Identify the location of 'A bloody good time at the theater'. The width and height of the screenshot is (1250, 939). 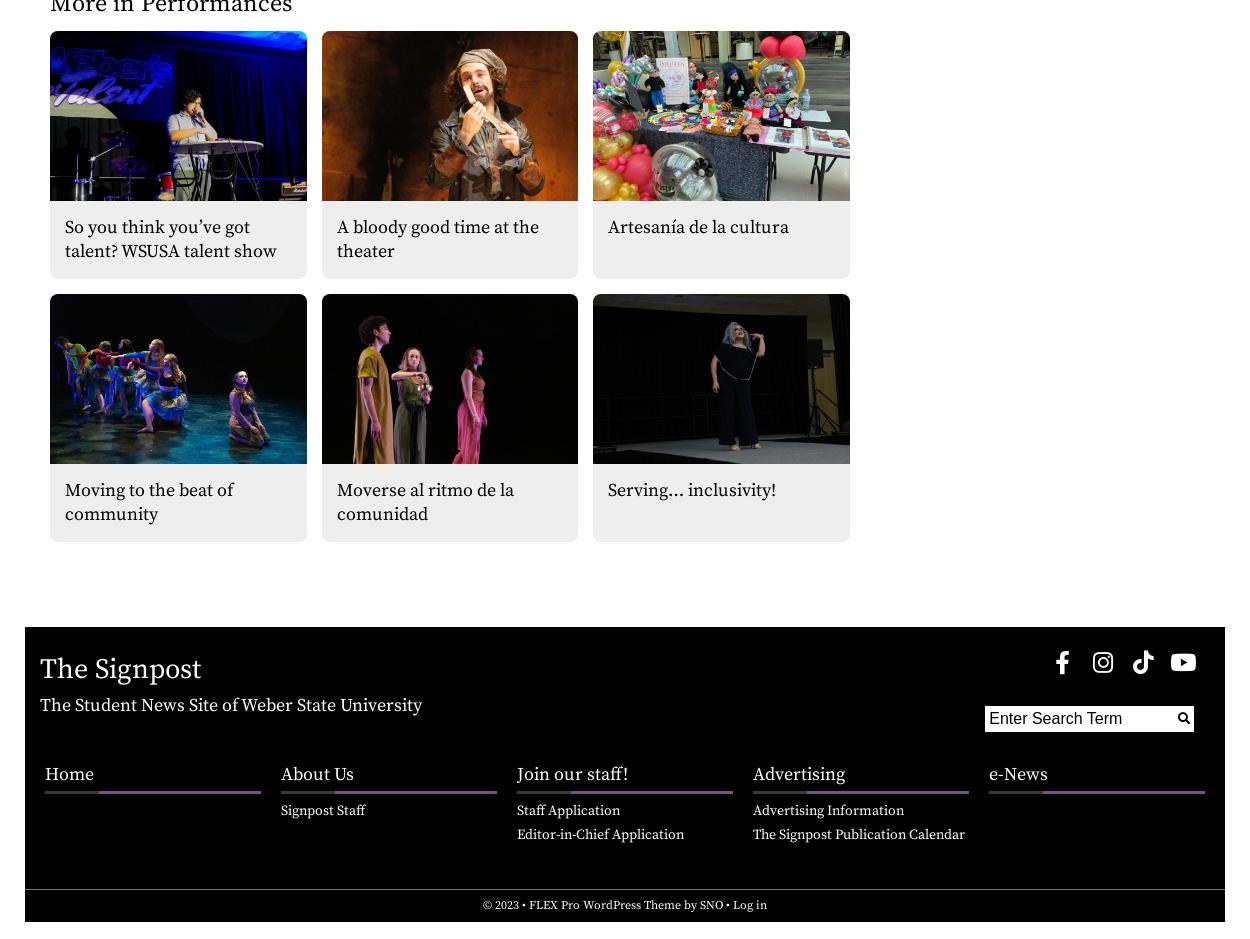
(437, 238).